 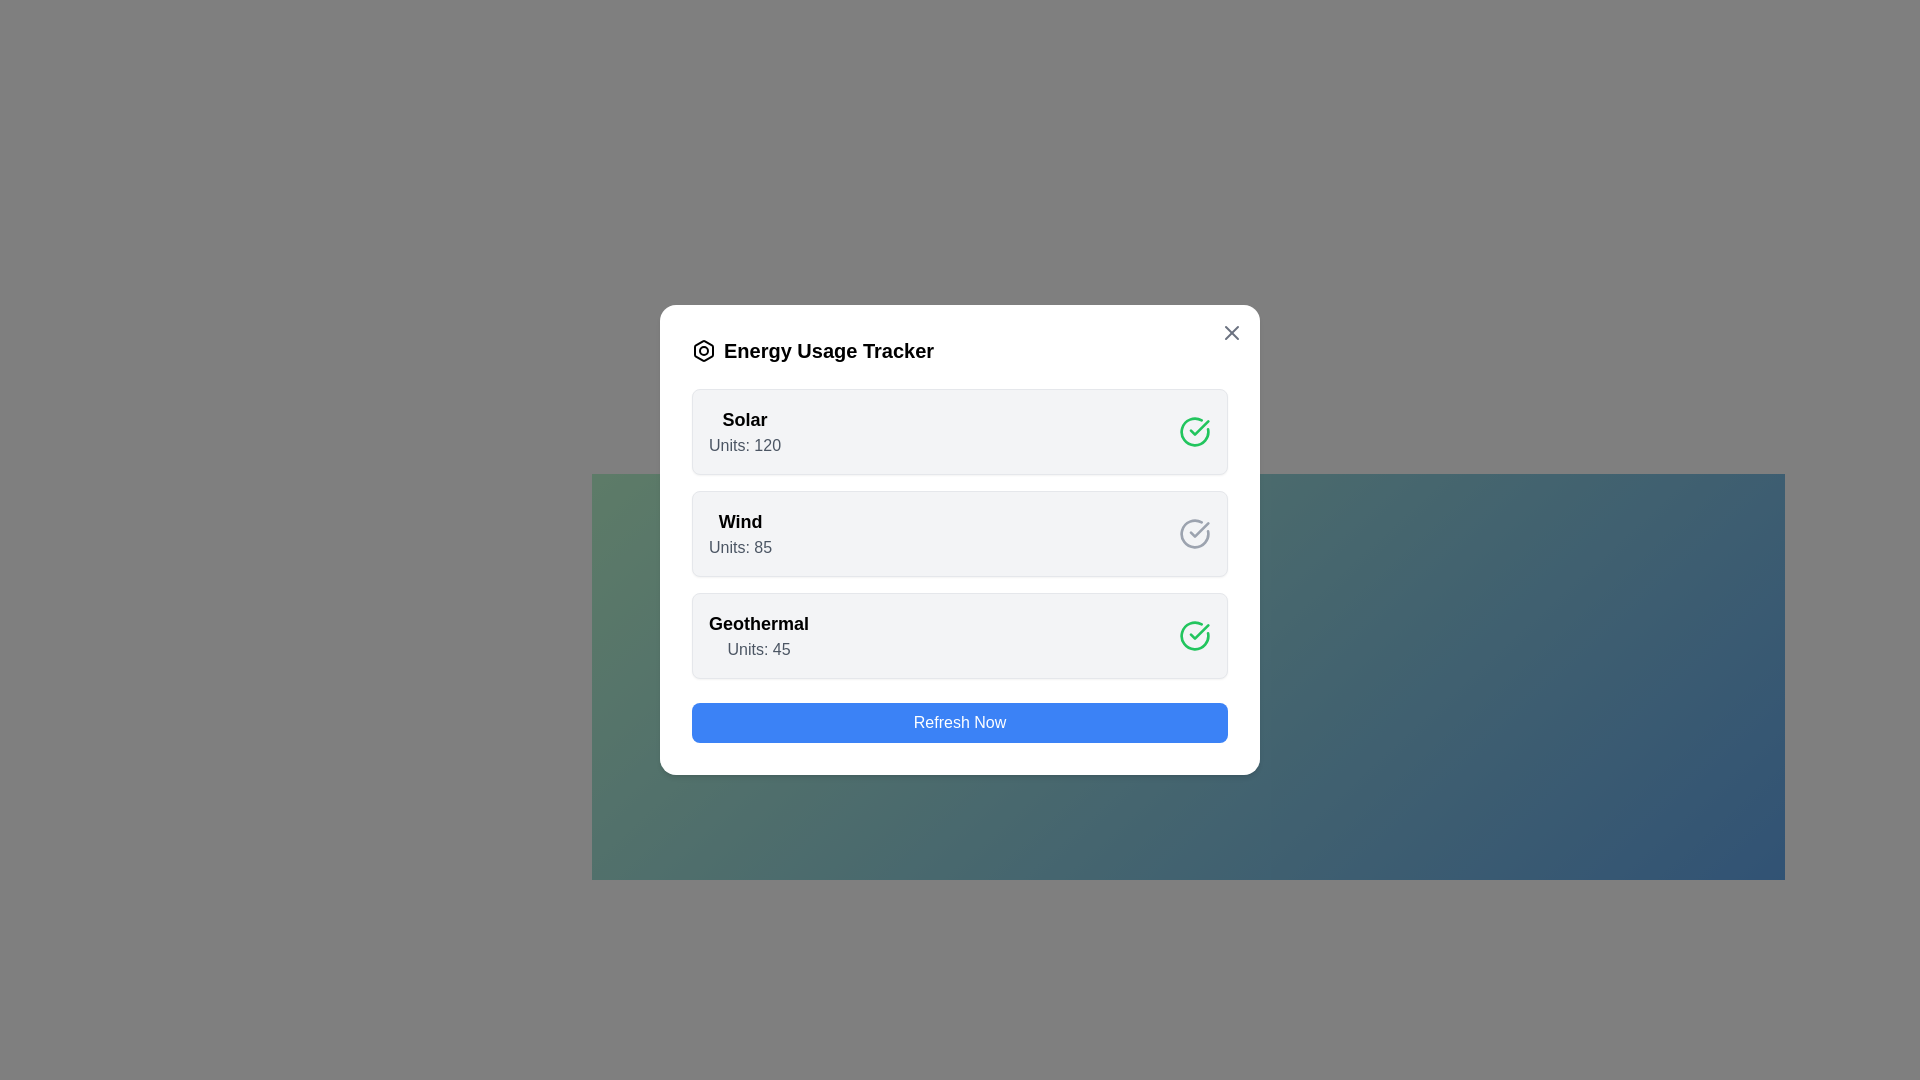 What do you see at coordinates (1195, 431) in the screenshot?
I see `the status indicator icon associated with the 'Solar' row in the Energy Usage Tracker interface, located in the top-right corner of the row` at bounding box center [1195, 431].